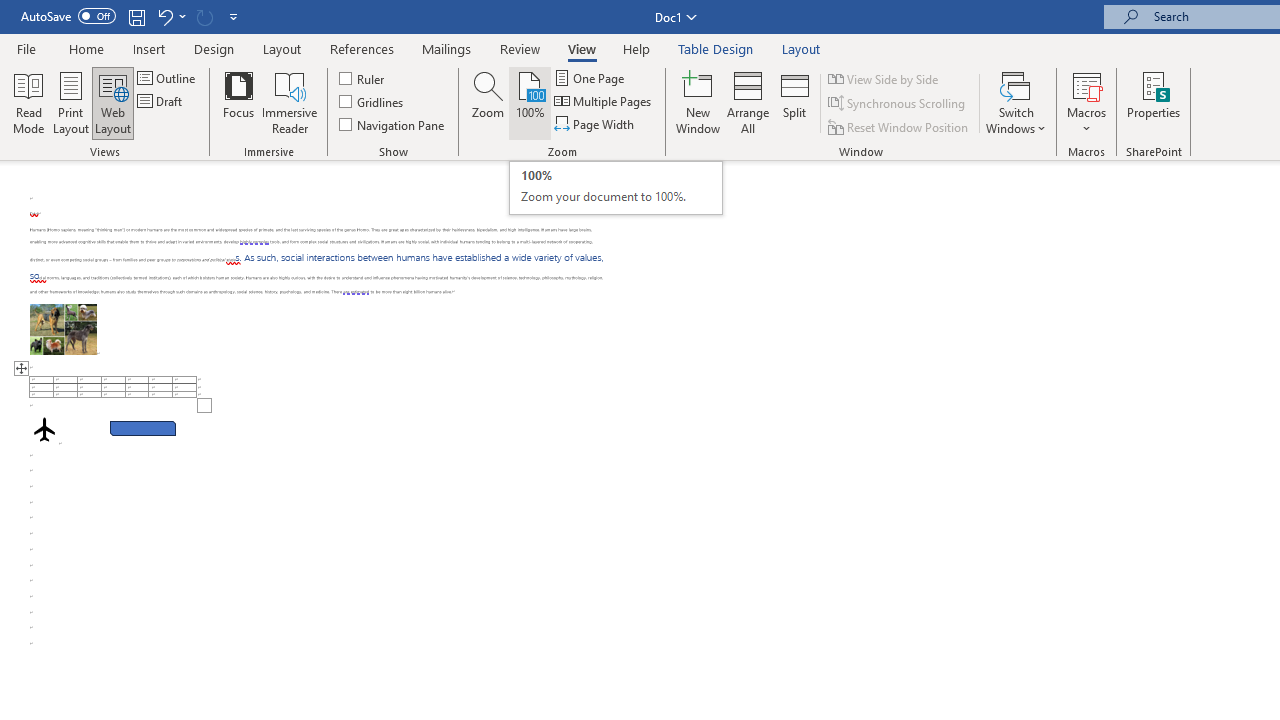  What do you see at coordinates (372, 101) in the screenshot?
I see `'Gridlines'` at bounding box center [372, 101].